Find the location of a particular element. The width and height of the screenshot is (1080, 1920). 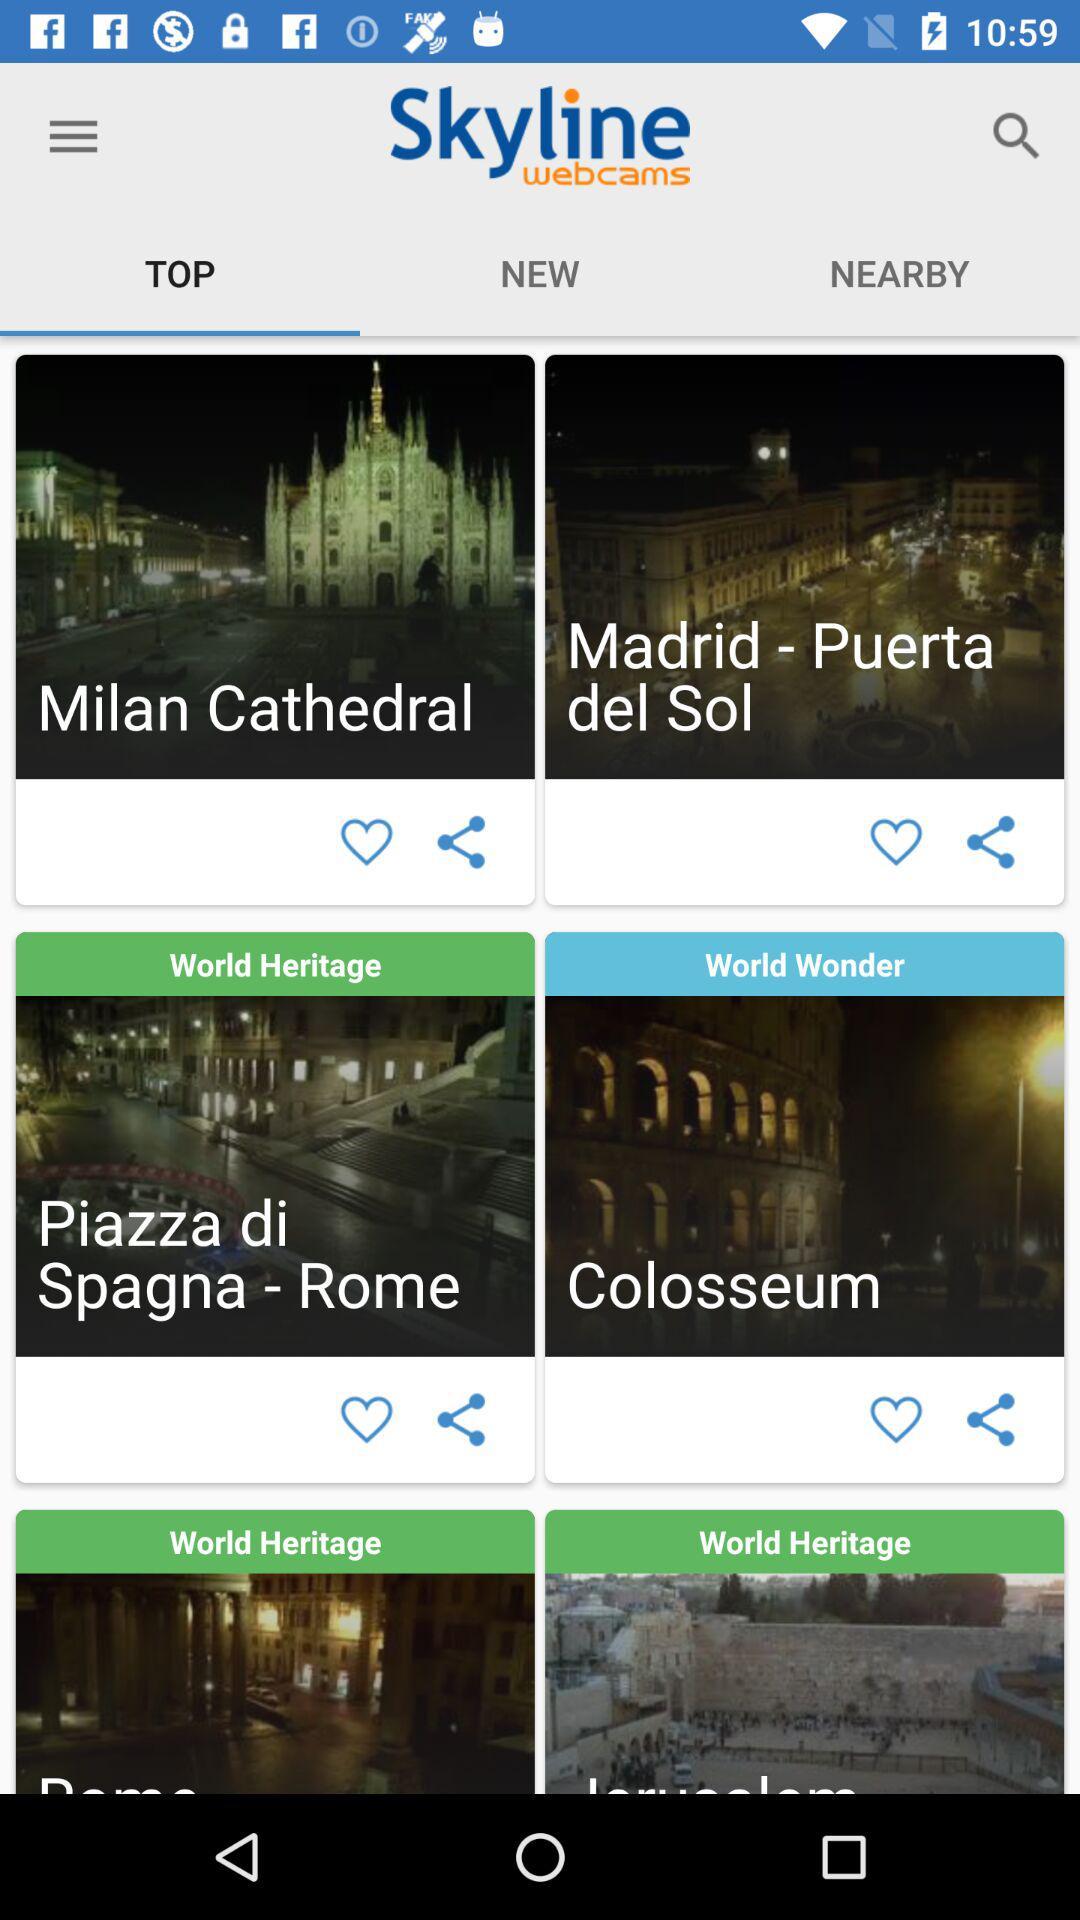

share link is located at coordinates (461, 1418).